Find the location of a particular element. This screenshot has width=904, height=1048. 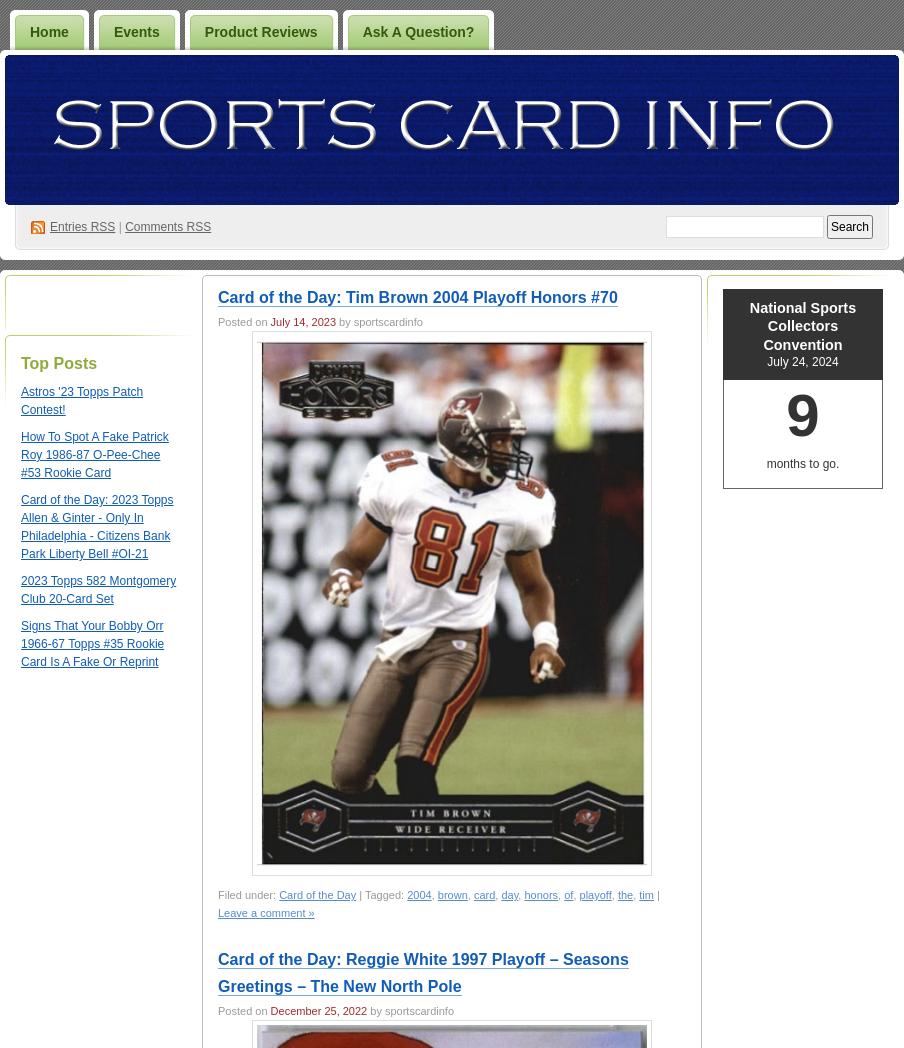

'Card of the Day: 2023 Topps Allen & Ginter - Only In Philadelphia - Citizens Bank Park Liberty Bell #OI-21' is located at coordinates (19, 526).